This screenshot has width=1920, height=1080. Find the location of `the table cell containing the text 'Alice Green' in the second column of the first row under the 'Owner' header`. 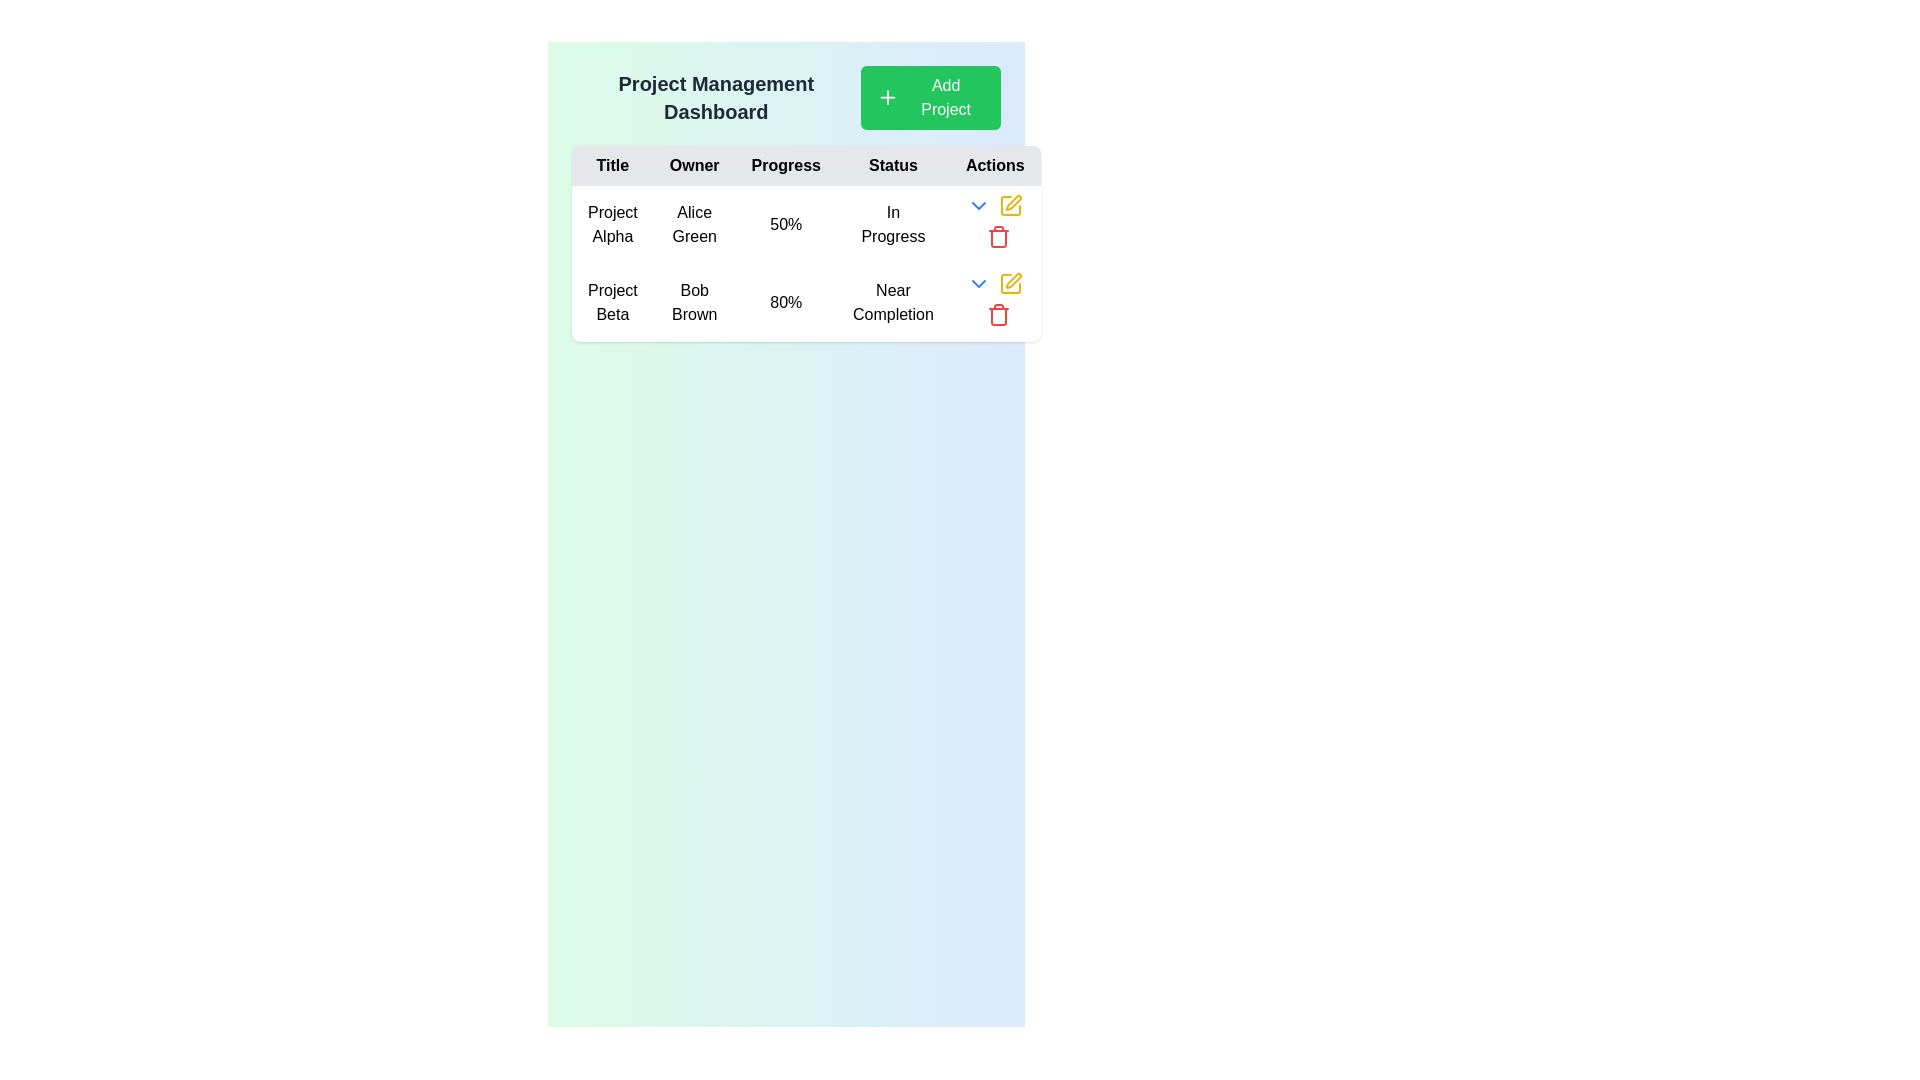

the table cell containing the text 'Alice Green' in the second column of the first row under the 'Owner' header is located at coordinates (694, 224).